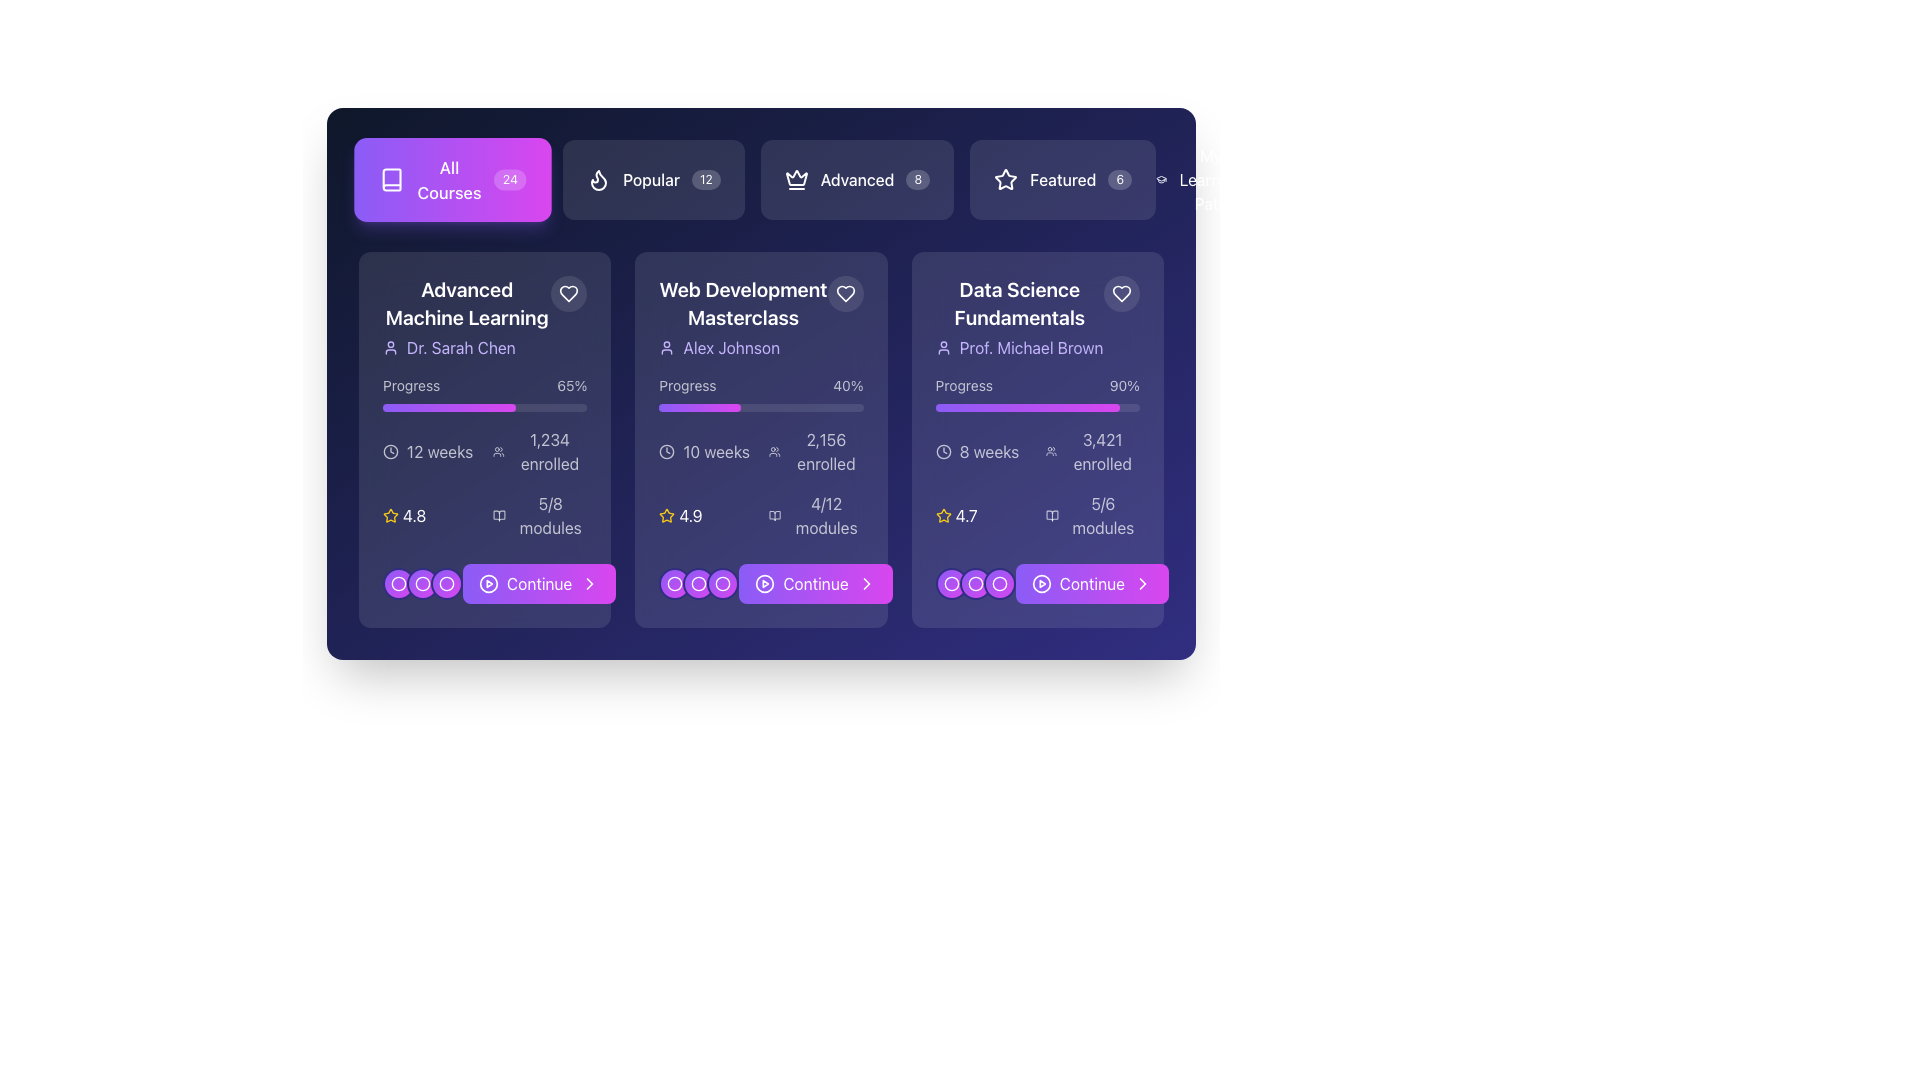 This screenshot has width=1920, height=1080. I want to click on the first circular button located at the bottom left of the 'Advanced Machine Learning' course card, positioned above the 'Continue' button, so click(445, 583).